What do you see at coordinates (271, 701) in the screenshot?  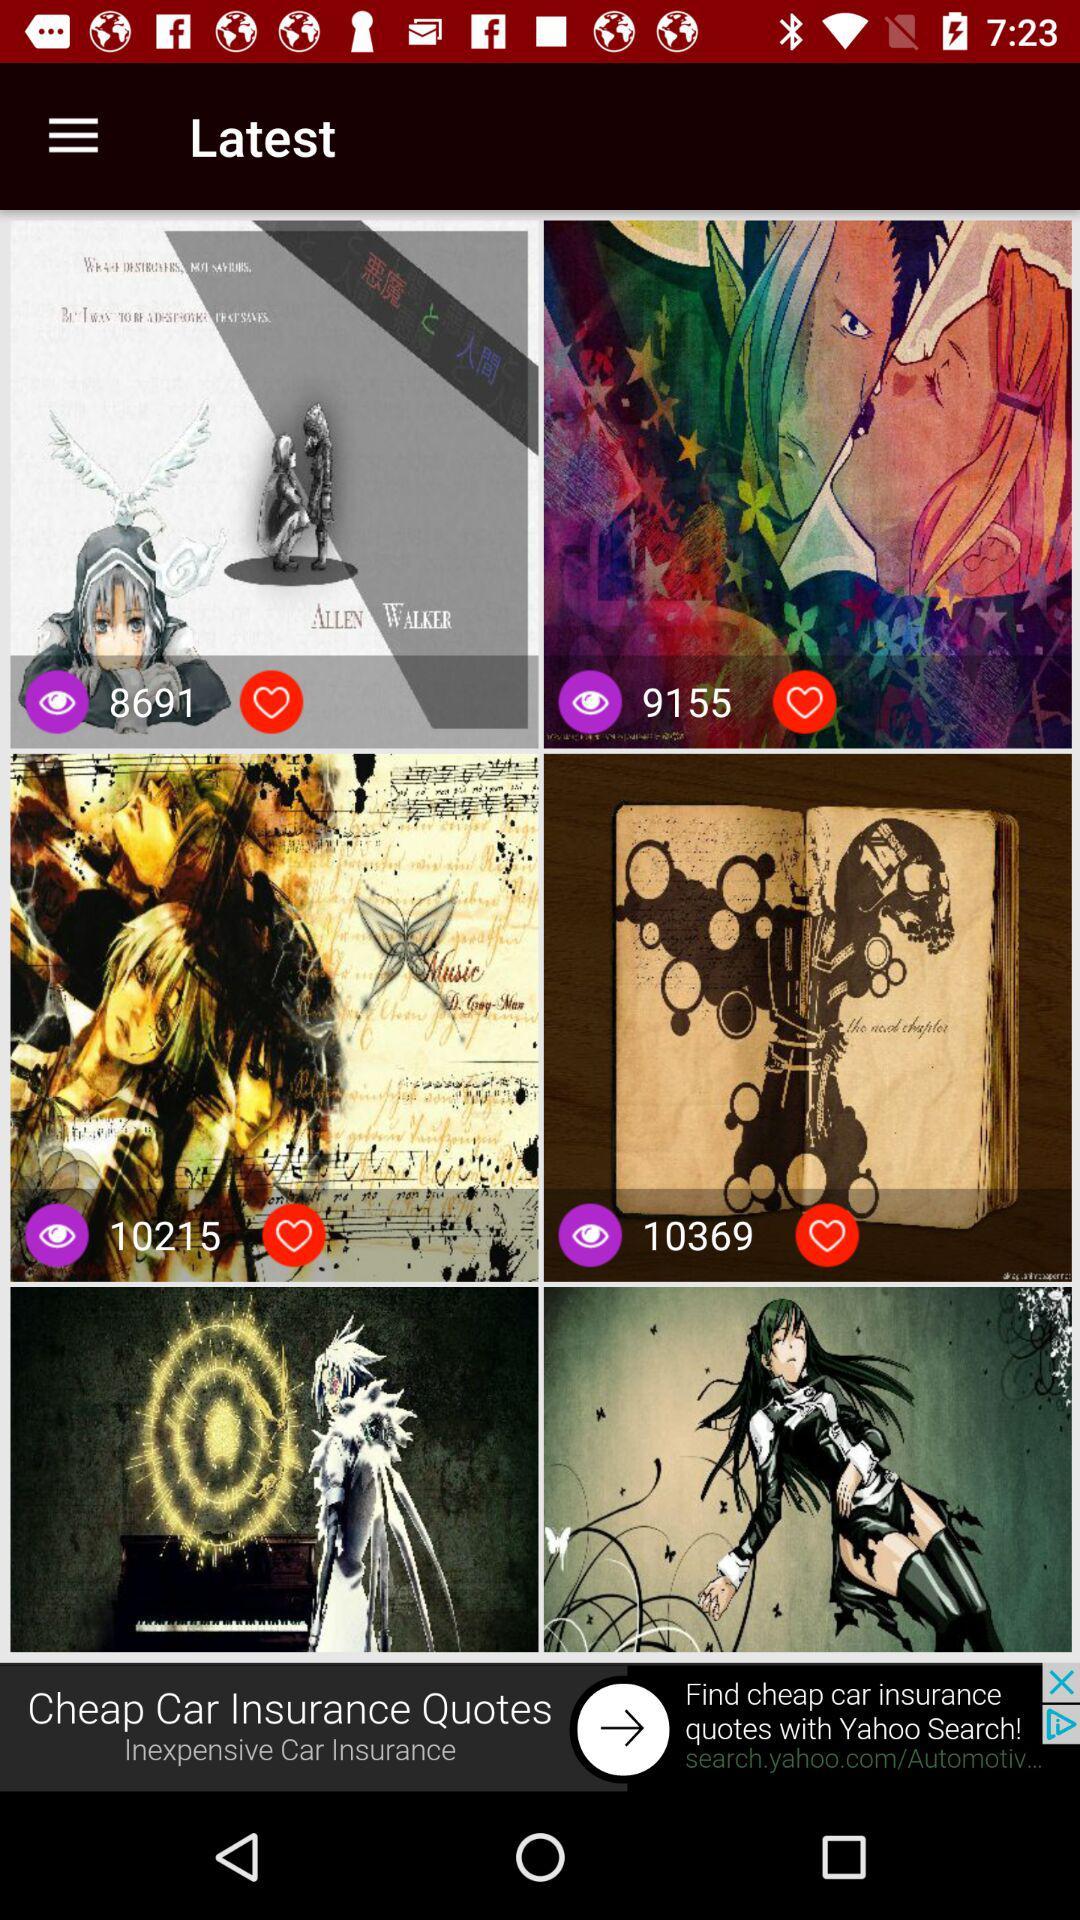 I see `user content` at bounding box center [271, 701].